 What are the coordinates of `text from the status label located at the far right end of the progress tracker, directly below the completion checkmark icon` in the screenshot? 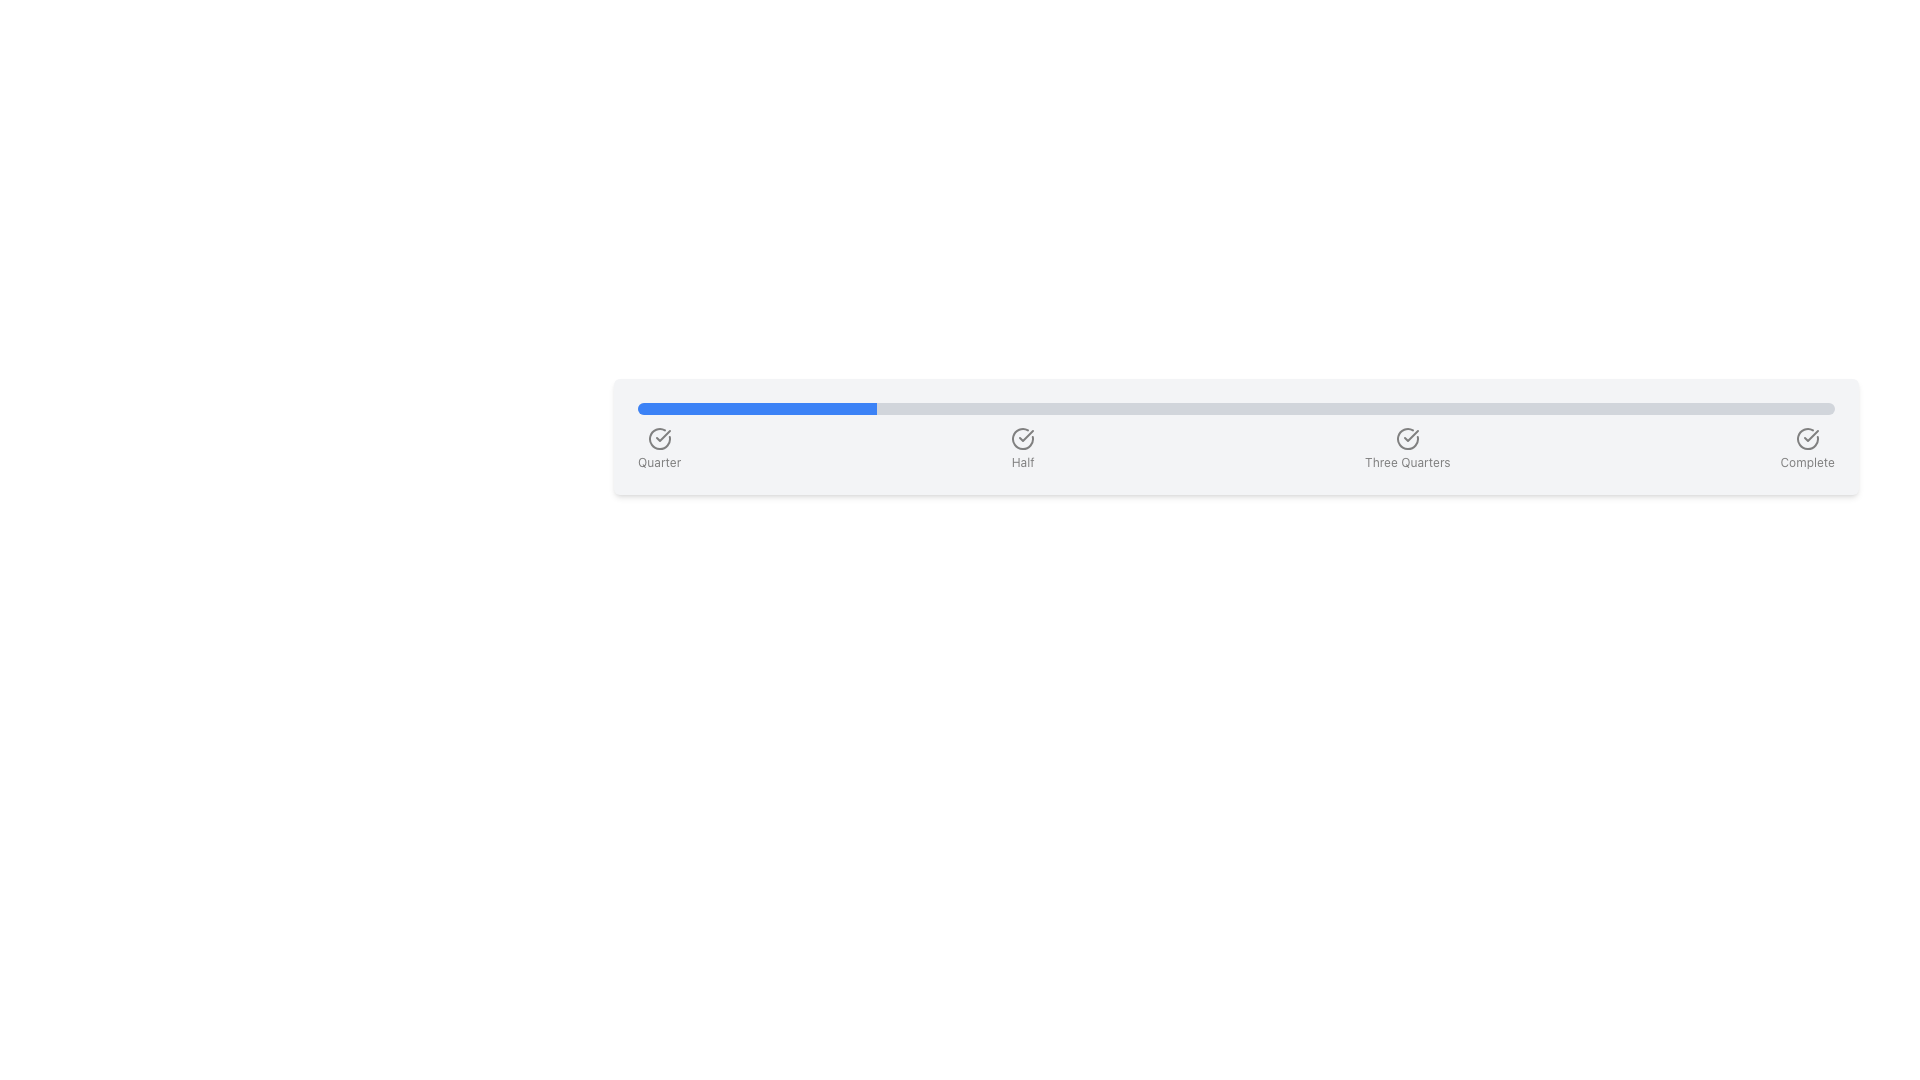 It's located at (1807, 462).